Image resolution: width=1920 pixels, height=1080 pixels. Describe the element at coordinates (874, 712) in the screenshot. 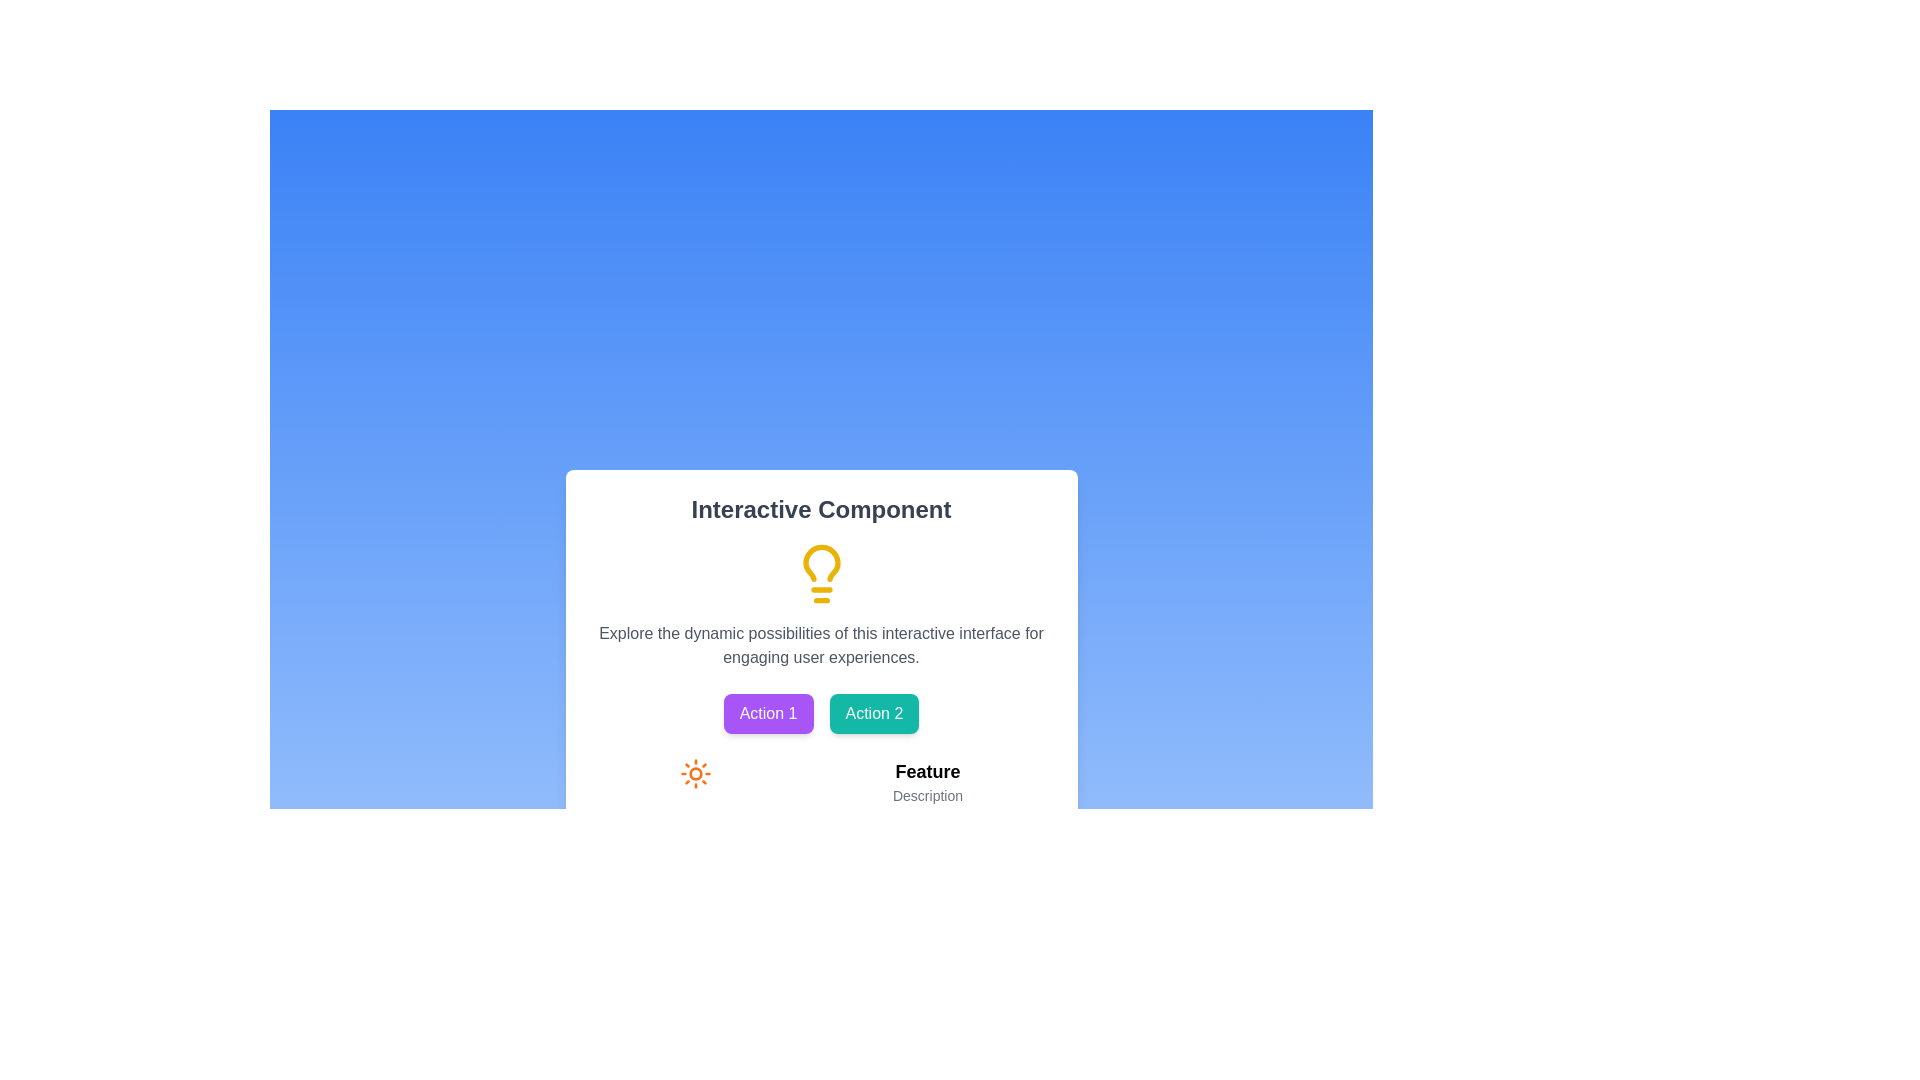

I see `the second button labeled 'Action 2' located in the lower middle section of the interface` at that location.